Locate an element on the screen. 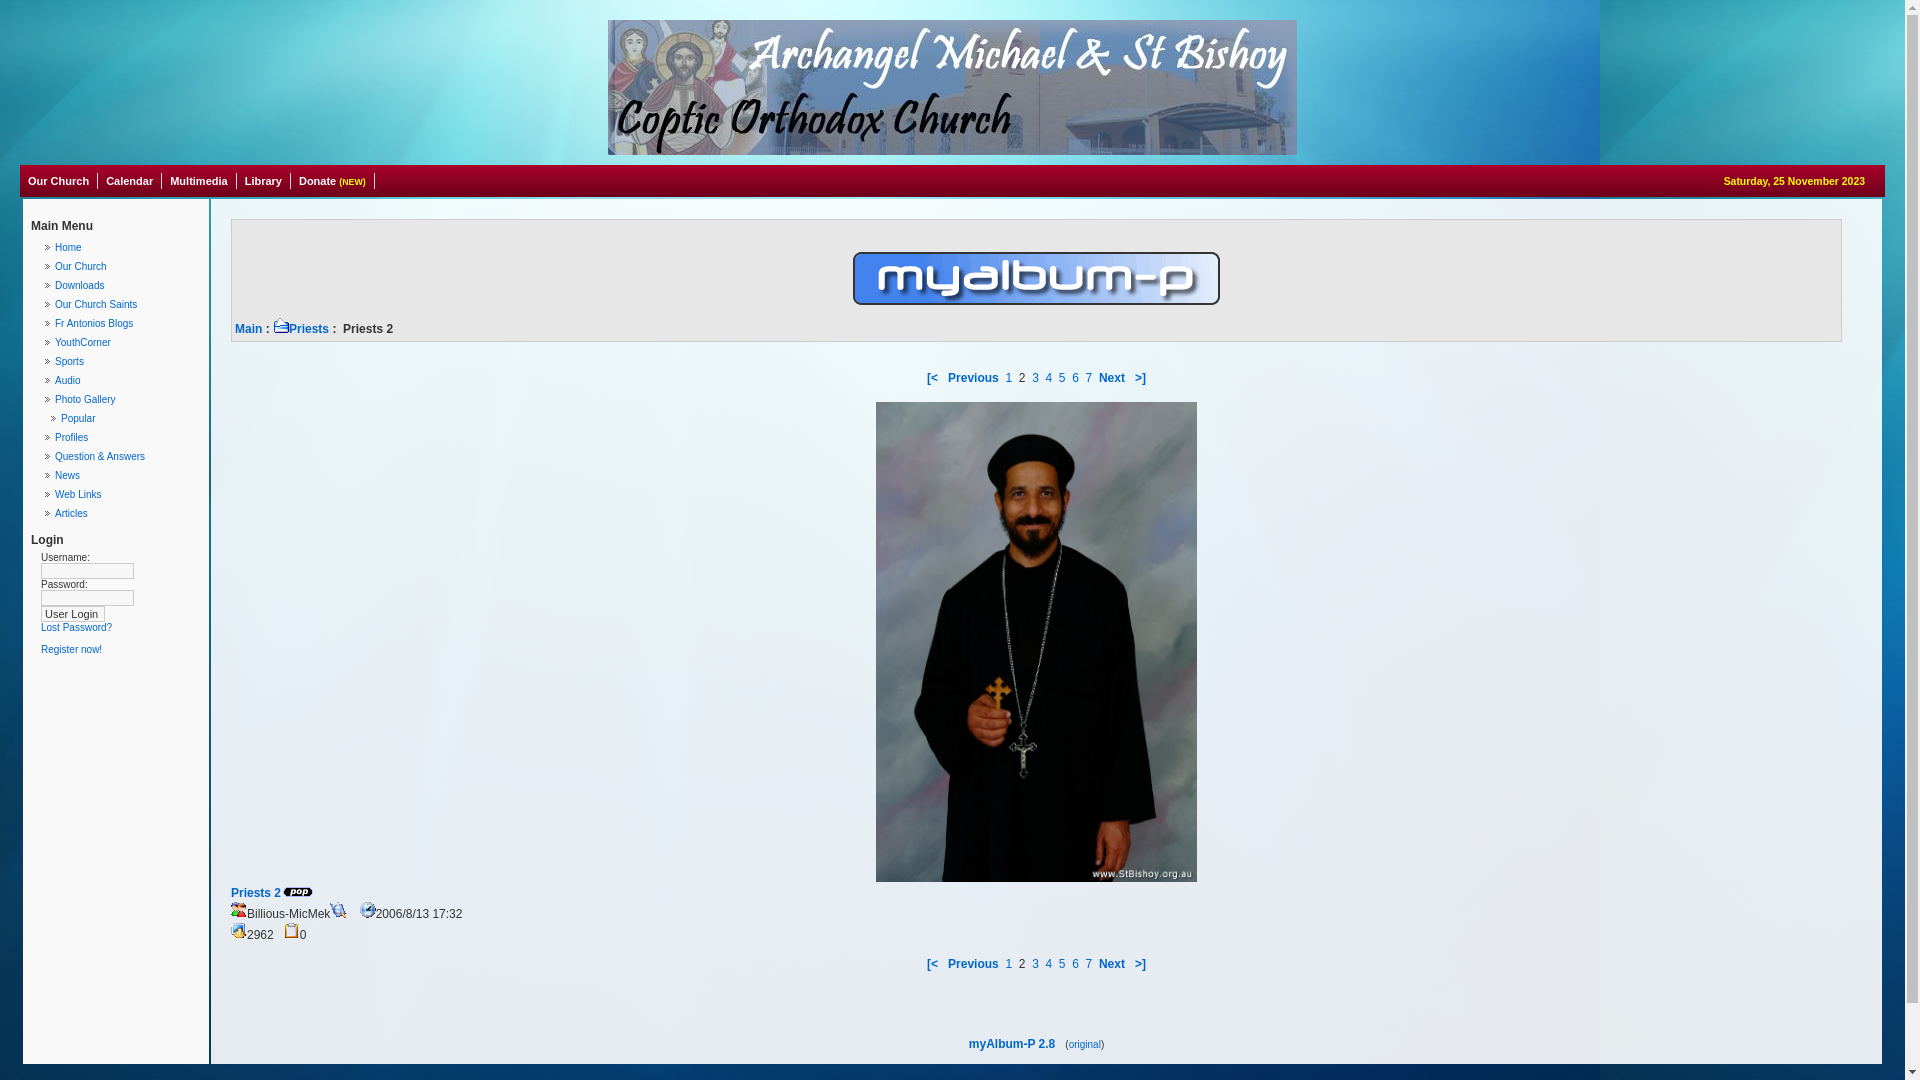  'Lost Password?' is located at coordinates (76, 626).